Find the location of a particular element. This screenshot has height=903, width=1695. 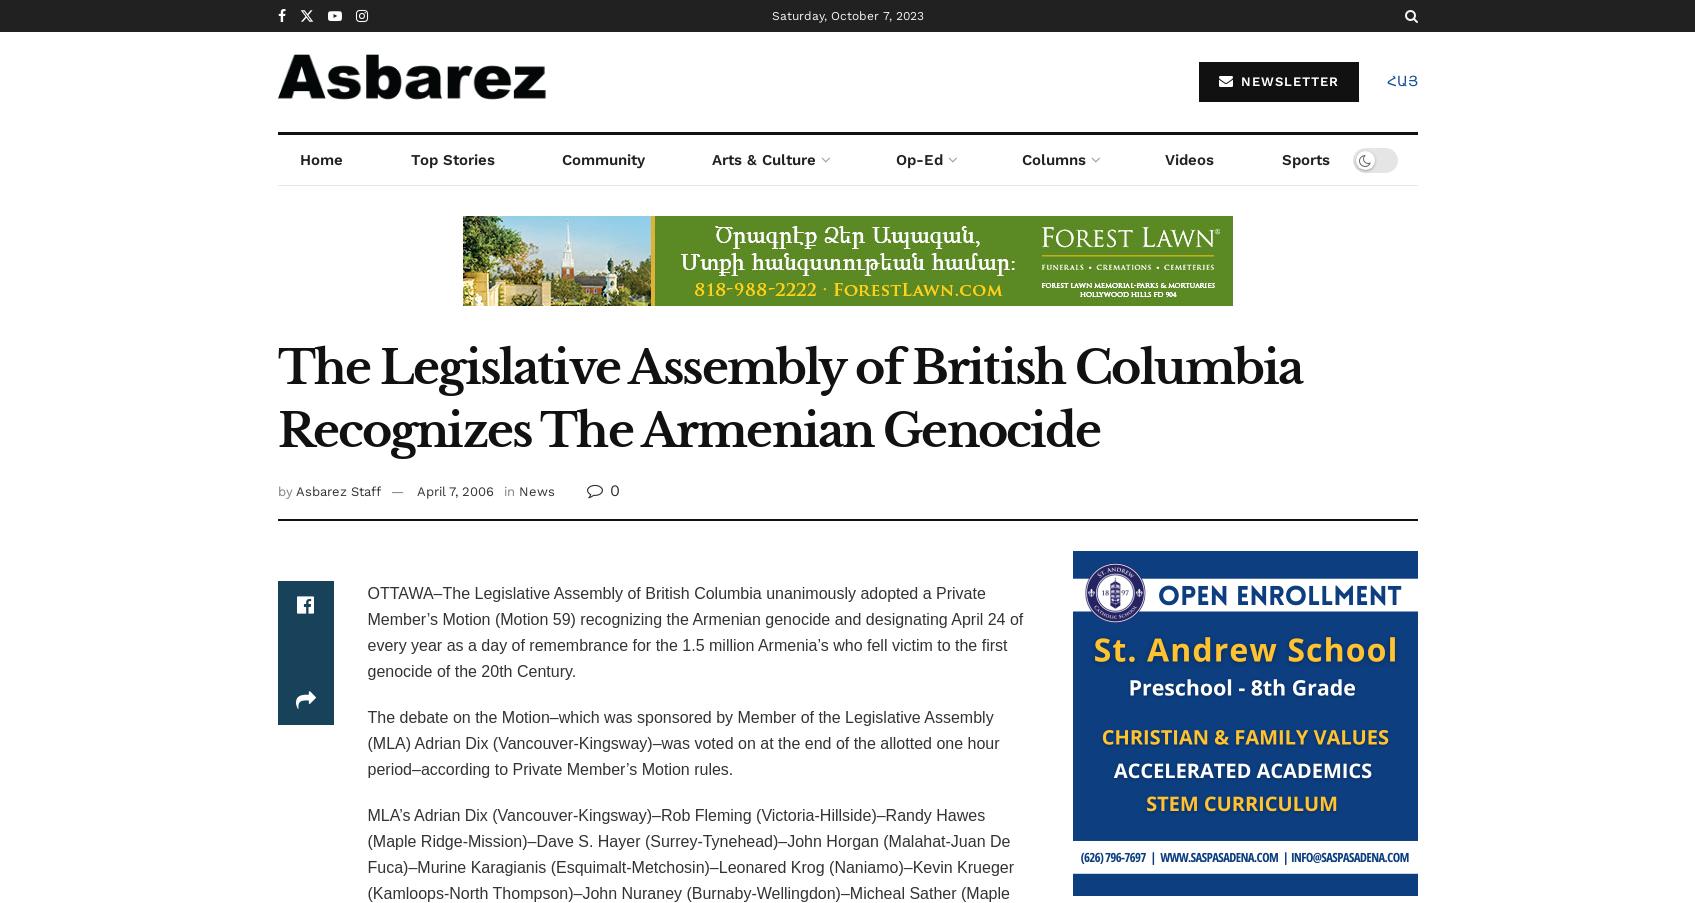

'Op-Ed' is located at coordinates (893, 159).